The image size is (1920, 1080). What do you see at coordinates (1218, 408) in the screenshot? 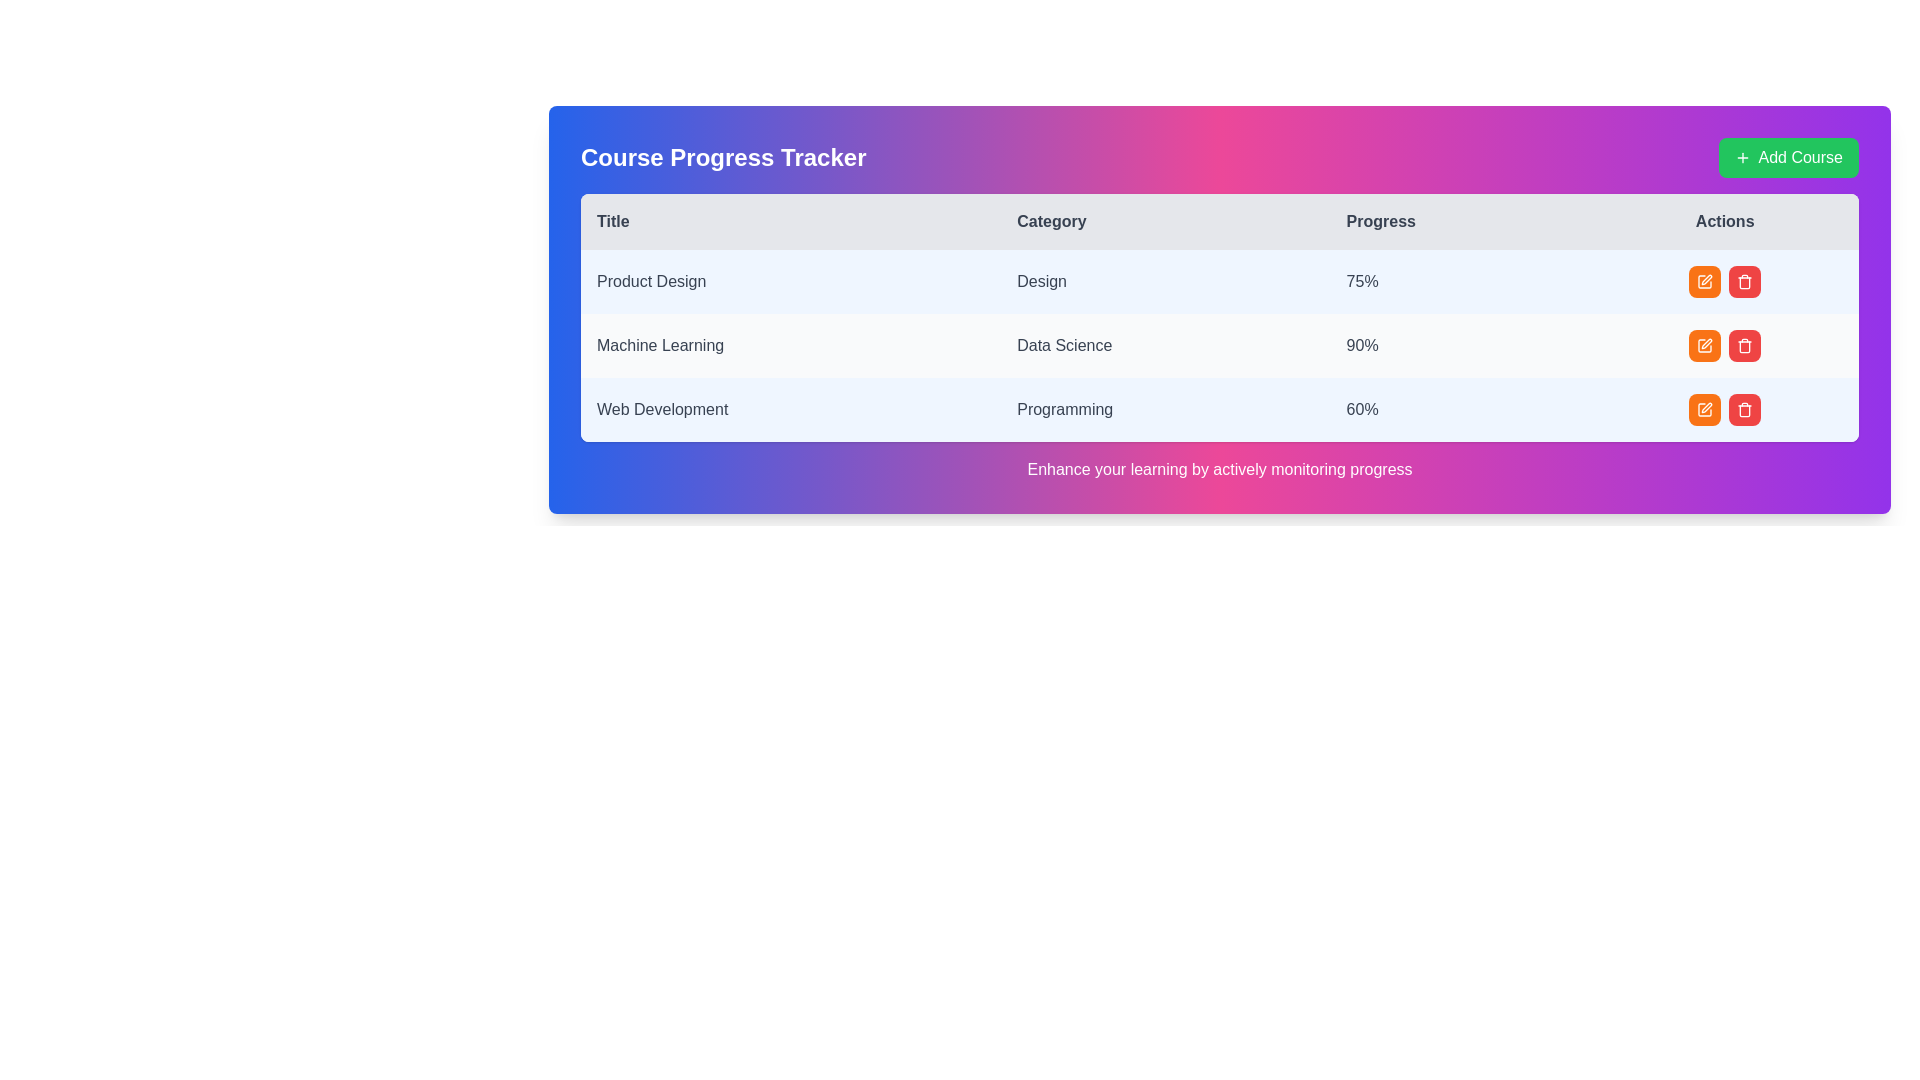
I see `contents of the third row in the table displaying 'Web Development', 'Programming', and '60%' arranged horizontally with a light blue background` at bounding box center [1218, 408].